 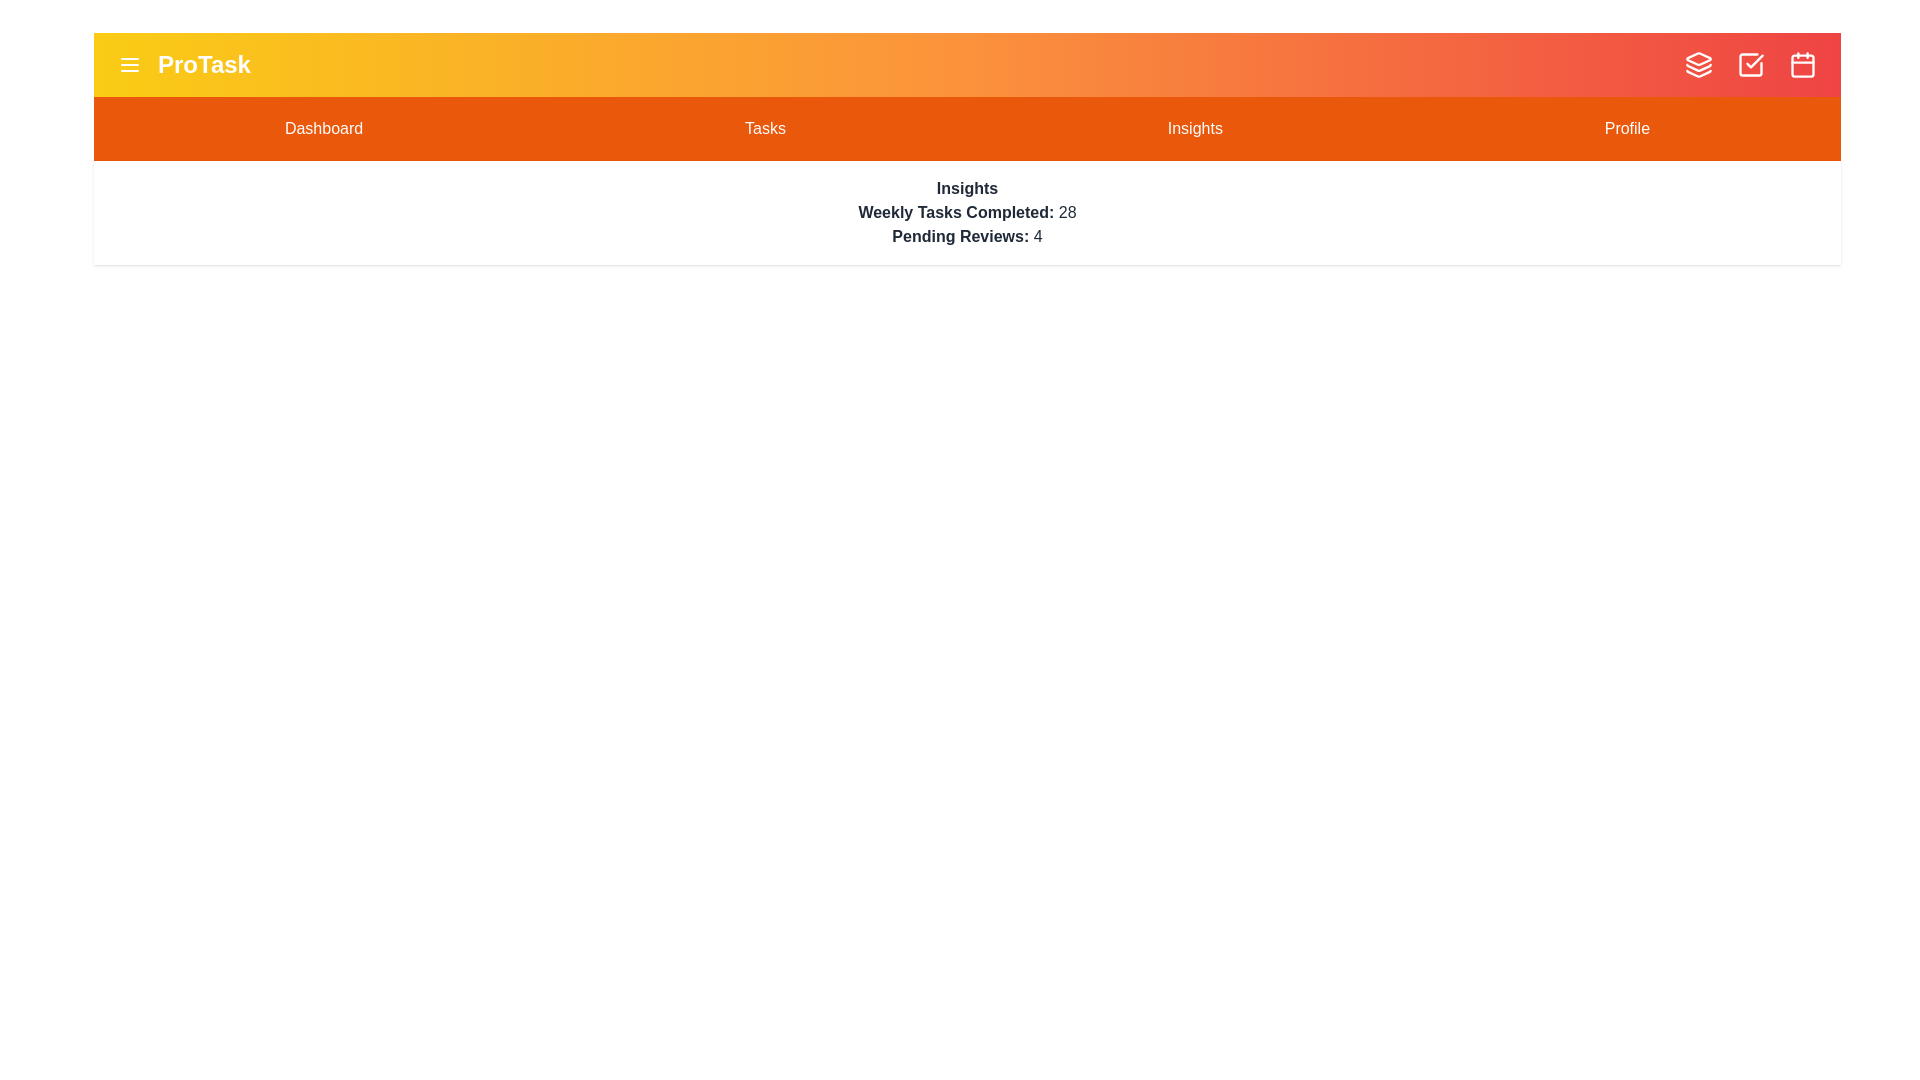 I want to click on the menu toggle button to toggle the menu visibility, so click(x=128, y=64).